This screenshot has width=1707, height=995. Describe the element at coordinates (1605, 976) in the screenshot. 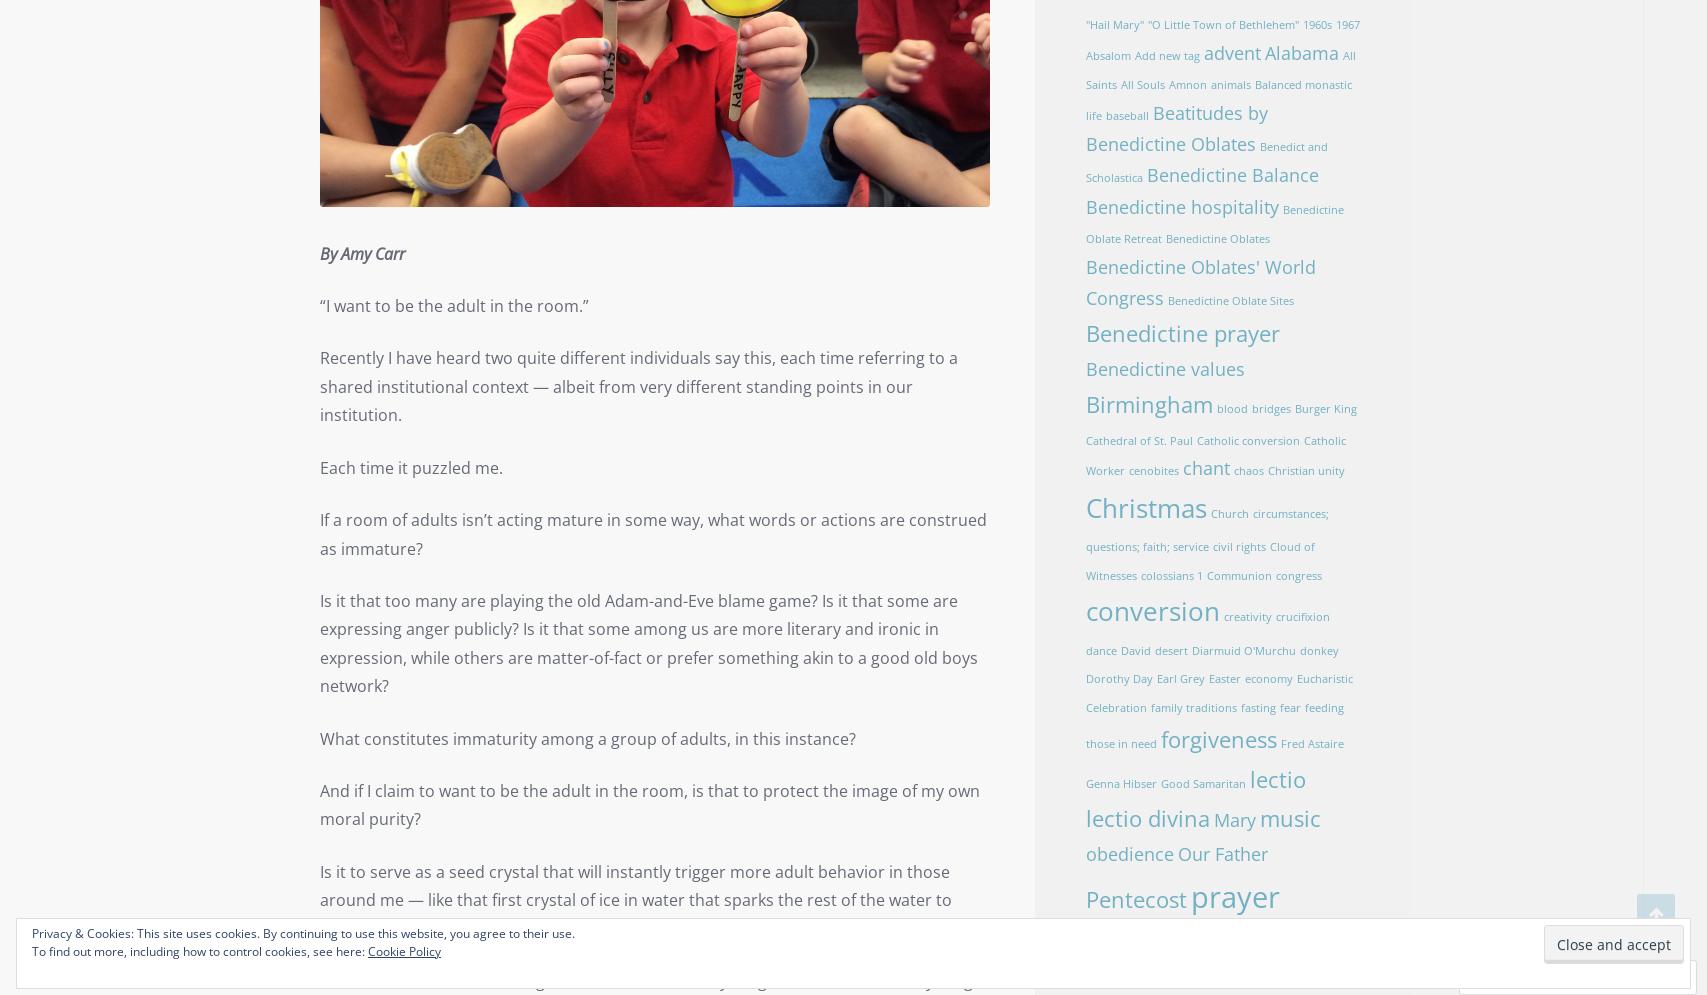

I see `'Follow'` at that location.